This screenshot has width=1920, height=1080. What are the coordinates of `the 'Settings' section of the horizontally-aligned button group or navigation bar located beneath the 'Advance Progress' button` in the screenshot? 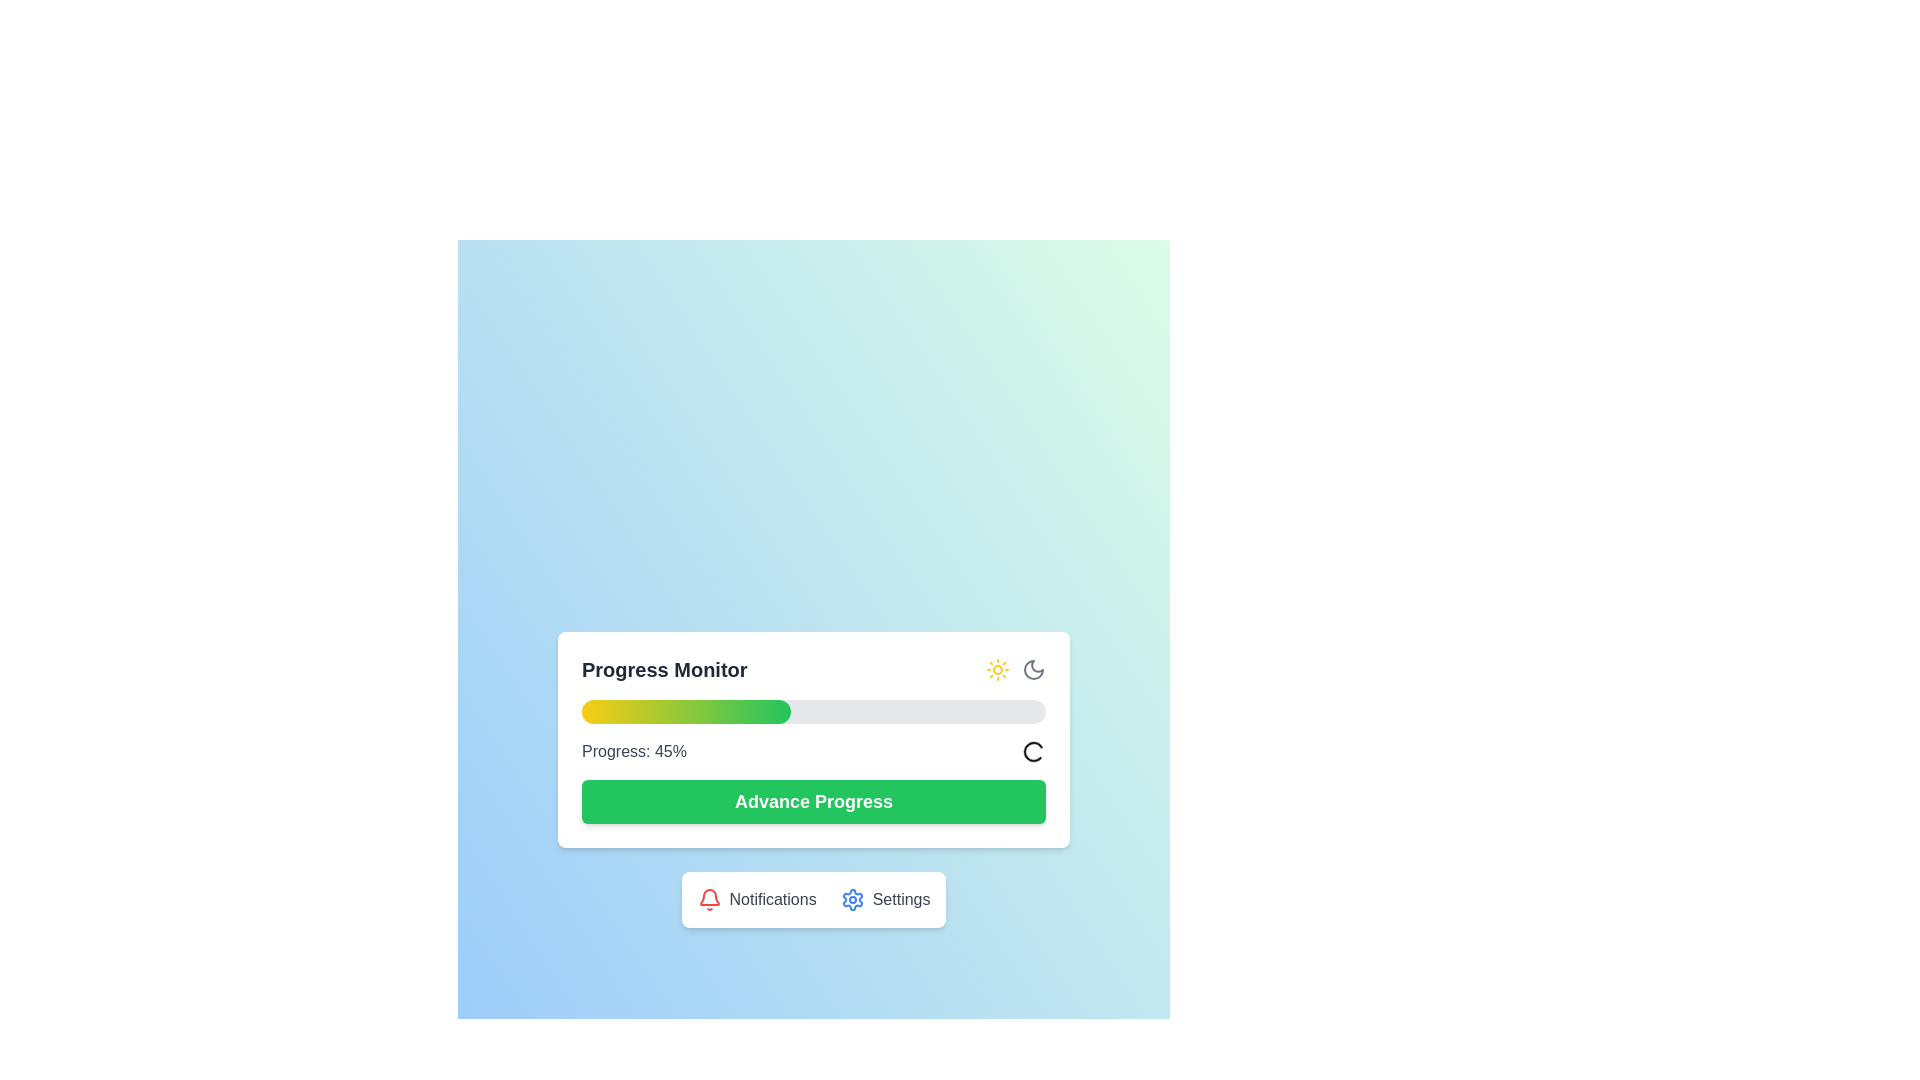 It's located at (814, 898).